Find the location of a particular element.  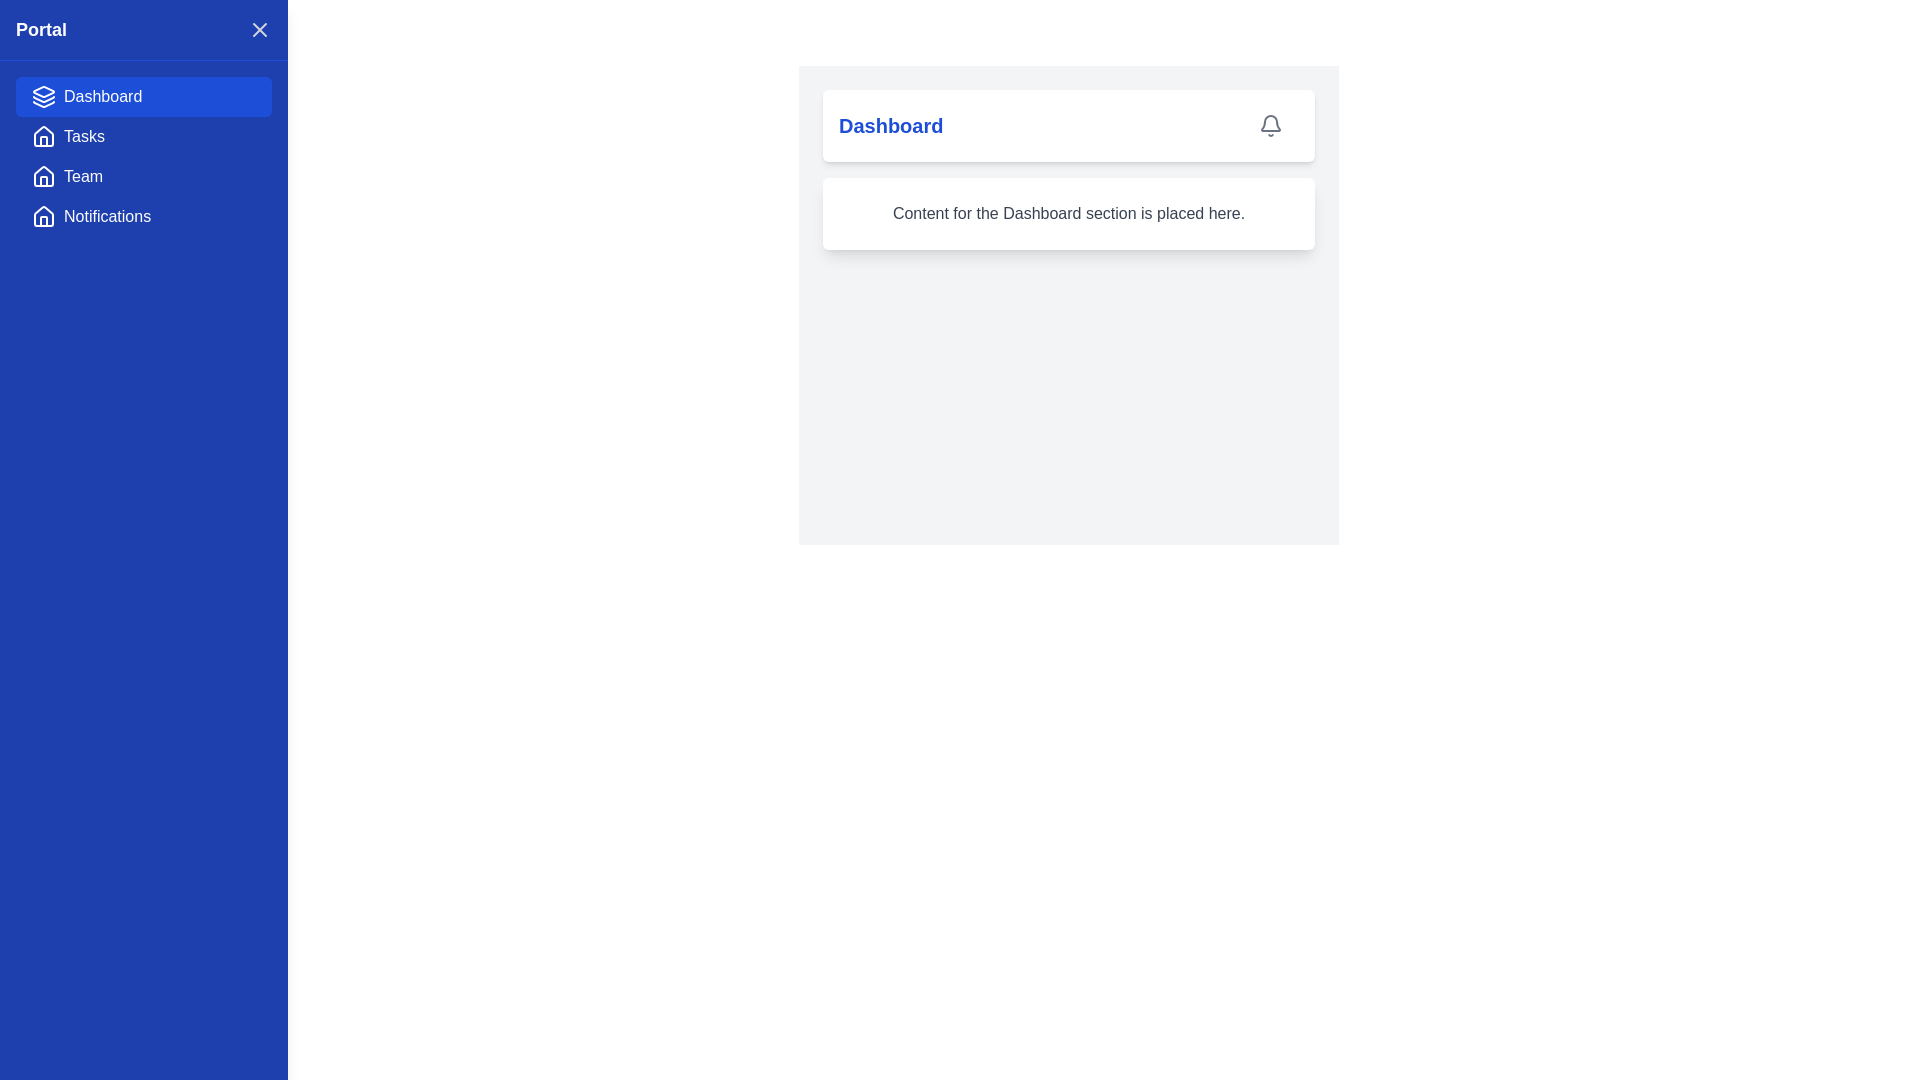

the triangular SVG graphic icon located in the left navigation bar next to the 'Dashboard' text is located at coordinates (43, 92).